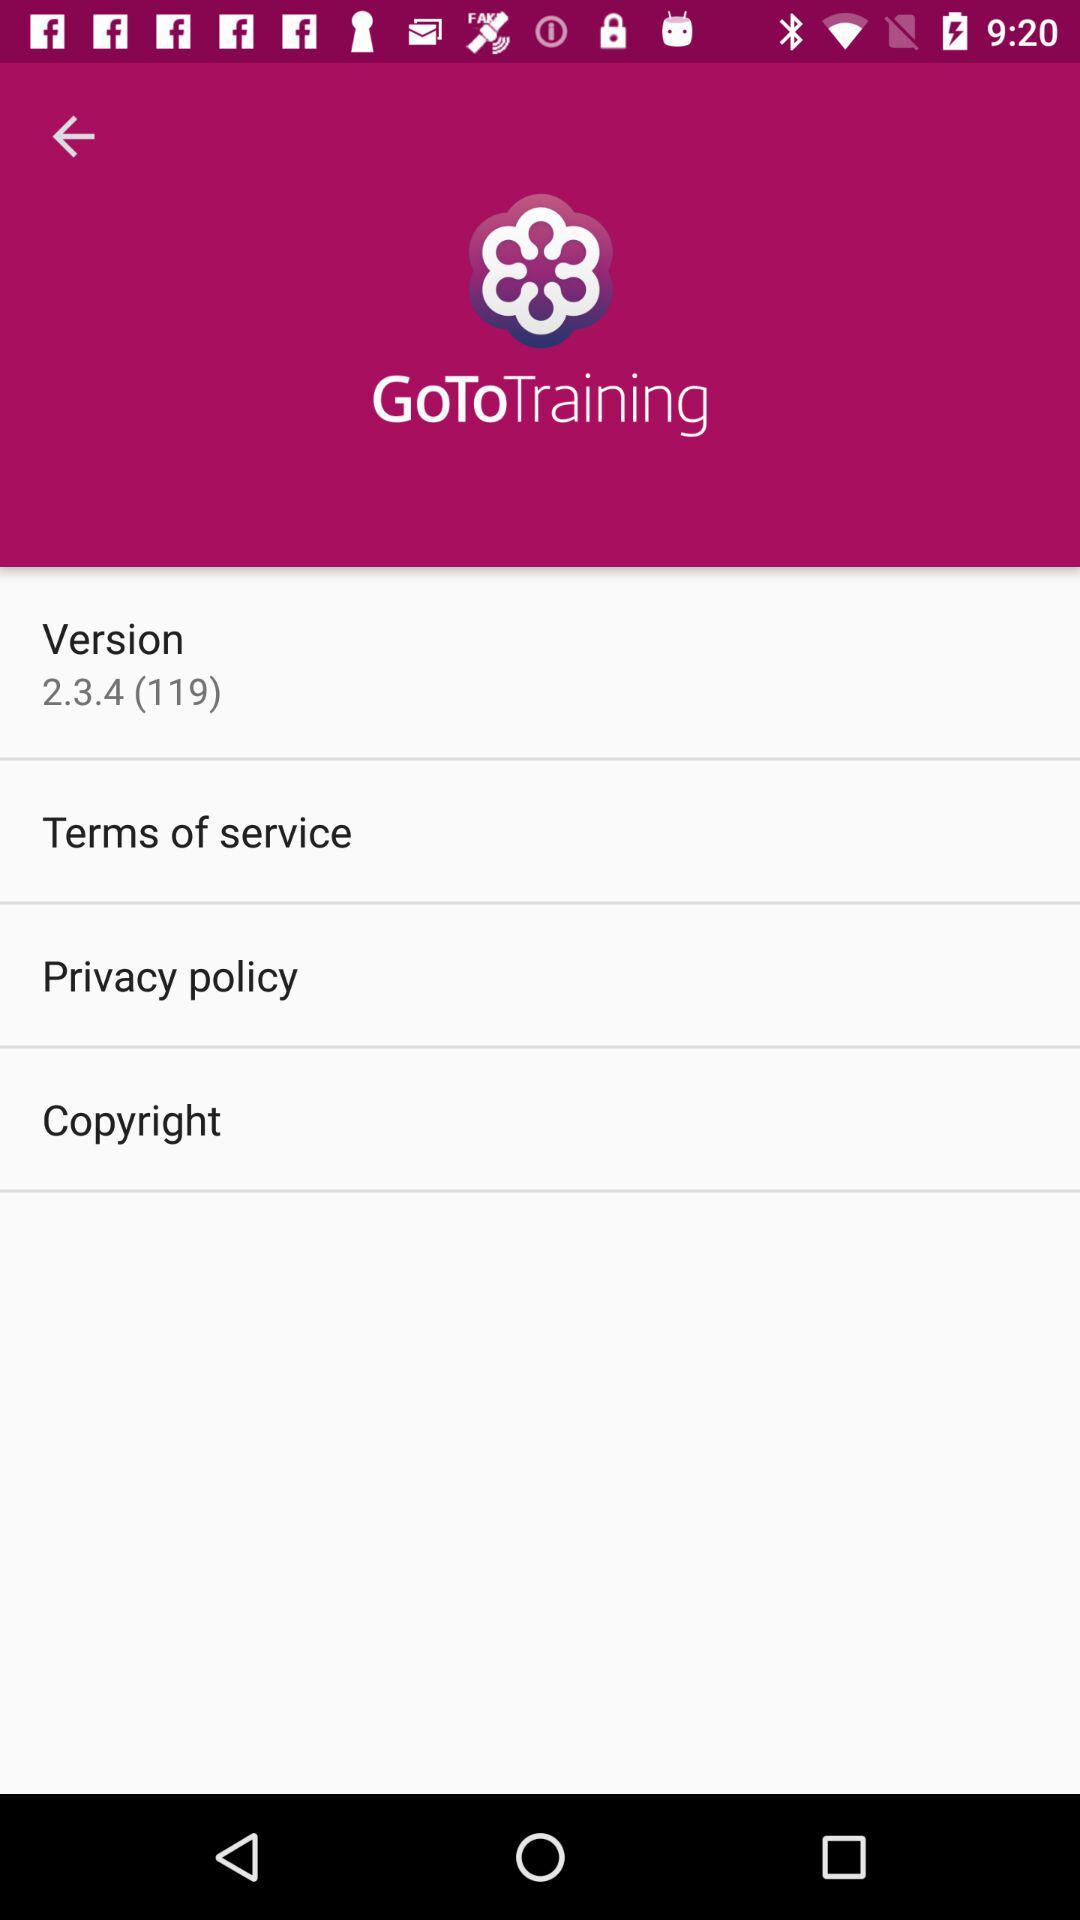 Image resolution: width=1080 pixels, height=1920 pixels. What do you see at coordinates (131, 1117) in the screenshot?
I see `copyright item` at bounding box center [131, 1117].